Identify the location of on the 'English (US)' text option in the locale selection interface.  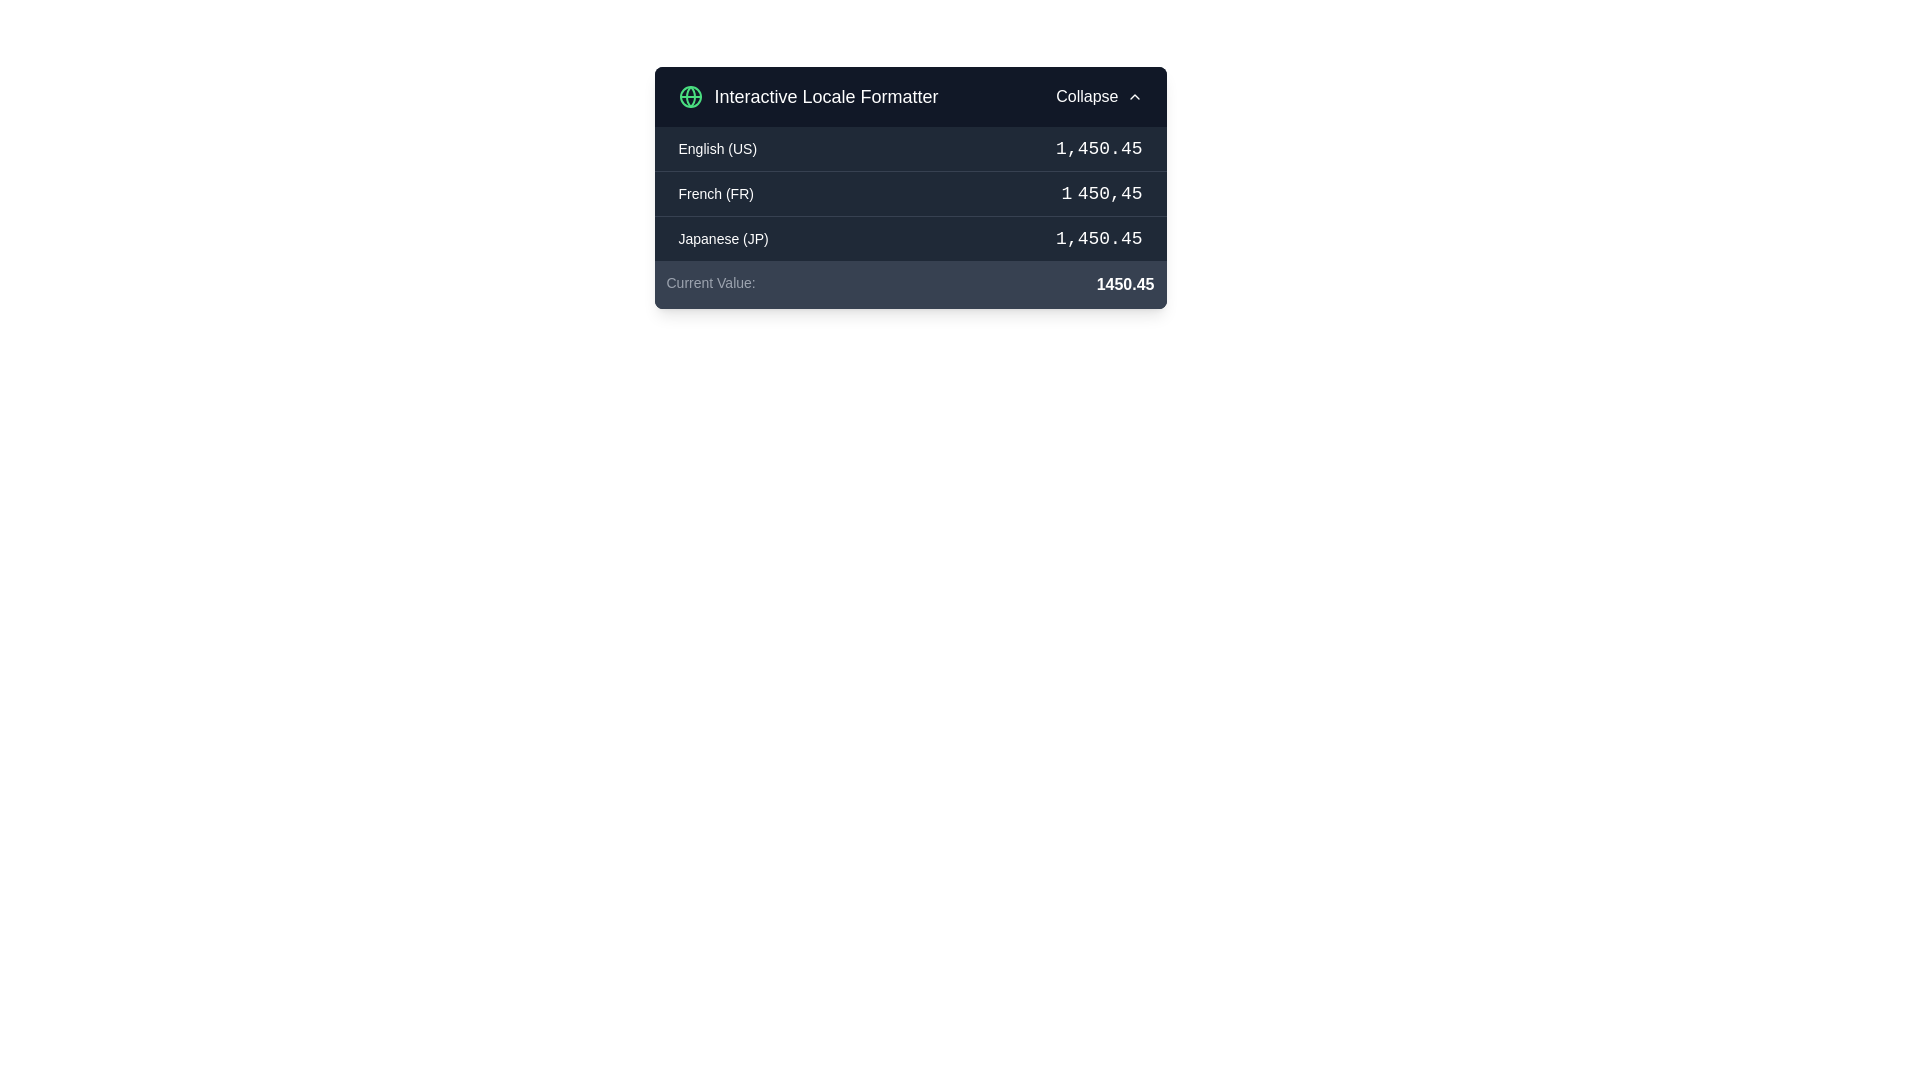
(717, 148).